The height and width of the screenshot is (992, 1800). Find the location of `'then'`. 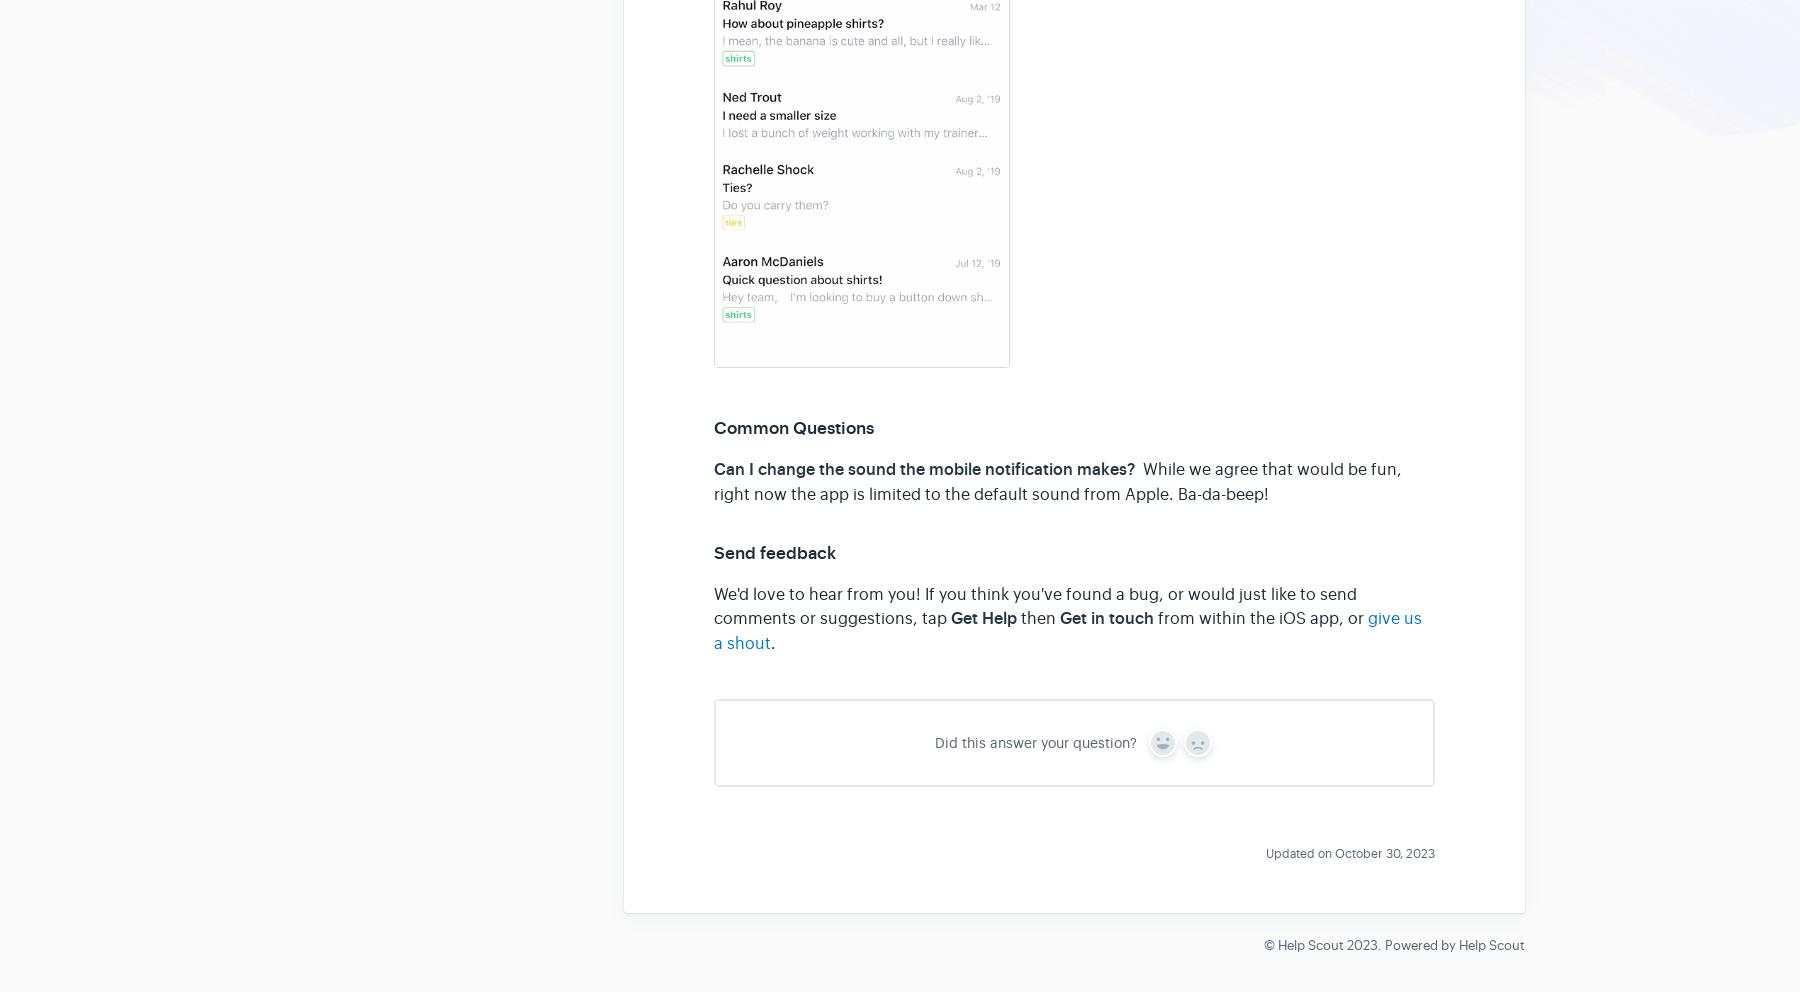

'then' is located at coordinates (1038, 618).